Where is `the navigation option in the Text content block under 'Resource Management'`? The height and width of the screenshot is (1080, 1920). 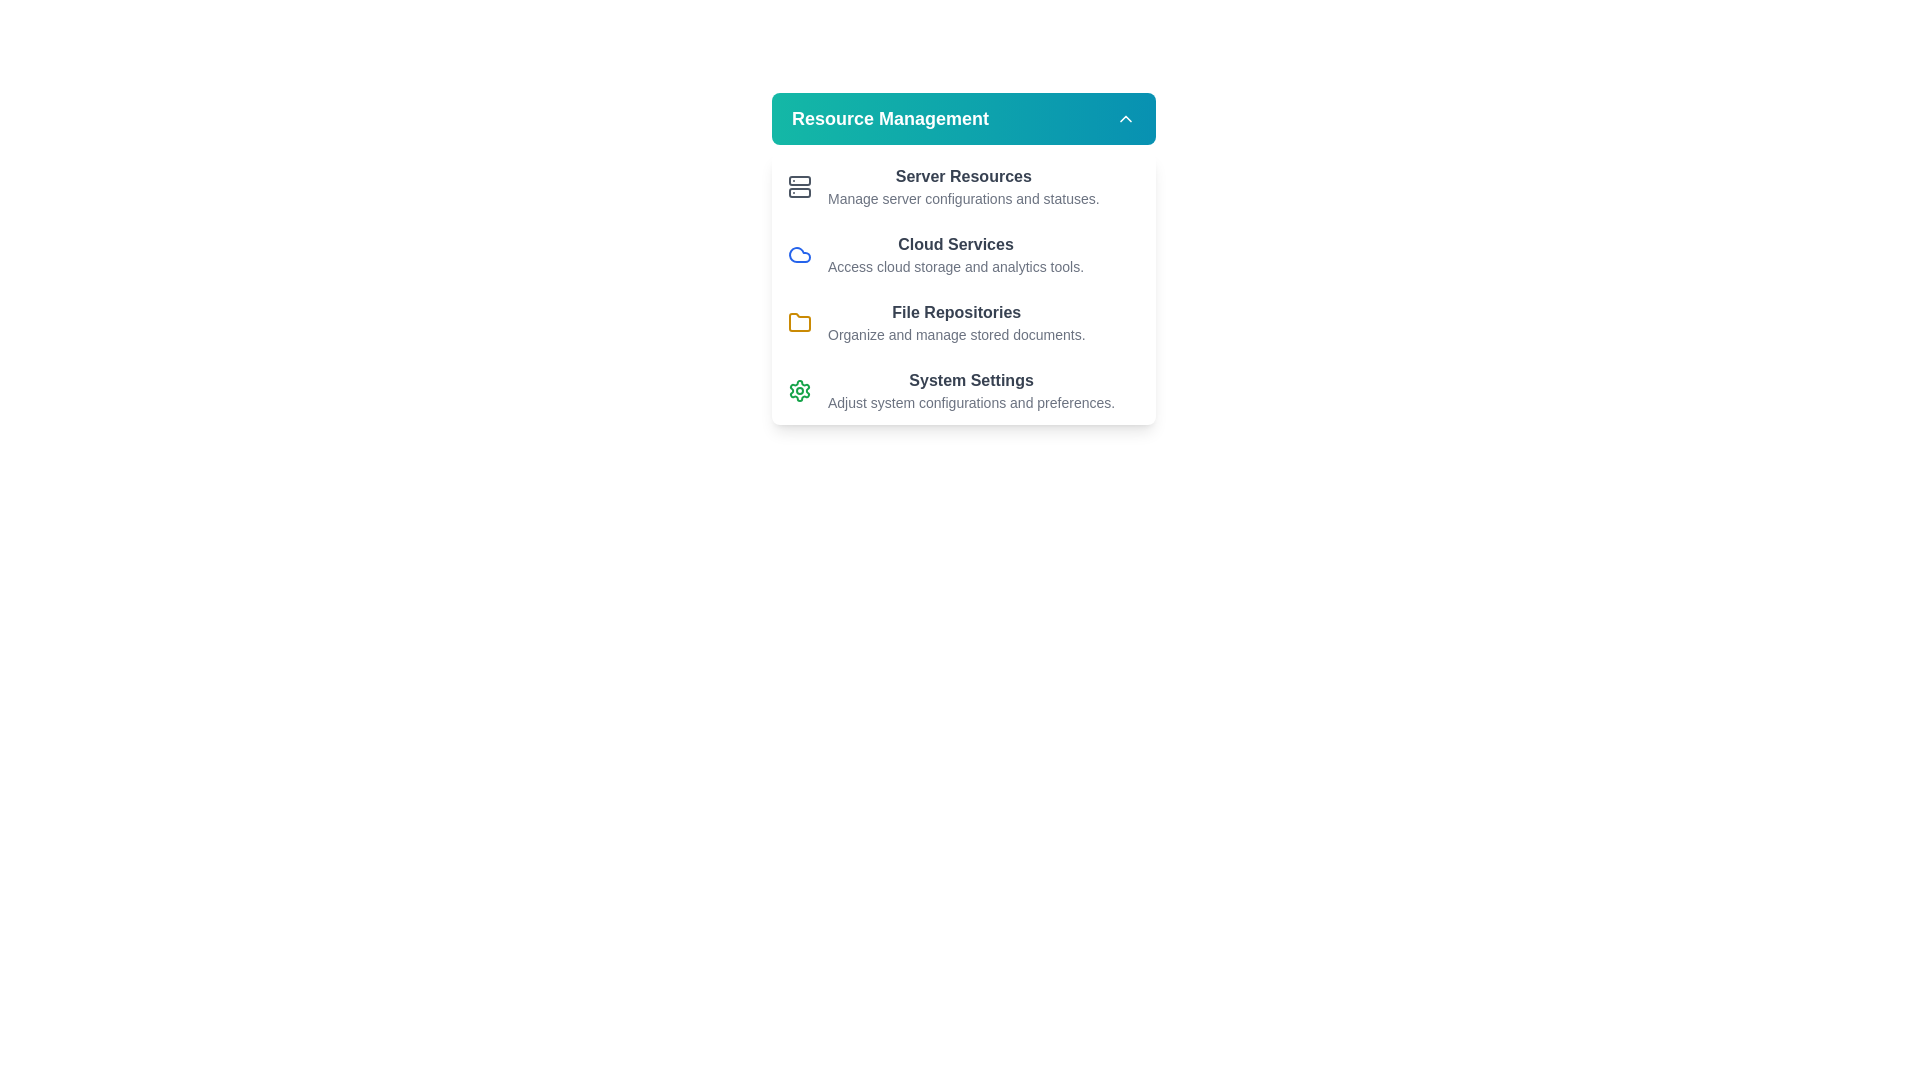
the navigation option in the Text content block under 'Resource Management' is located at coordinates (954, 253).